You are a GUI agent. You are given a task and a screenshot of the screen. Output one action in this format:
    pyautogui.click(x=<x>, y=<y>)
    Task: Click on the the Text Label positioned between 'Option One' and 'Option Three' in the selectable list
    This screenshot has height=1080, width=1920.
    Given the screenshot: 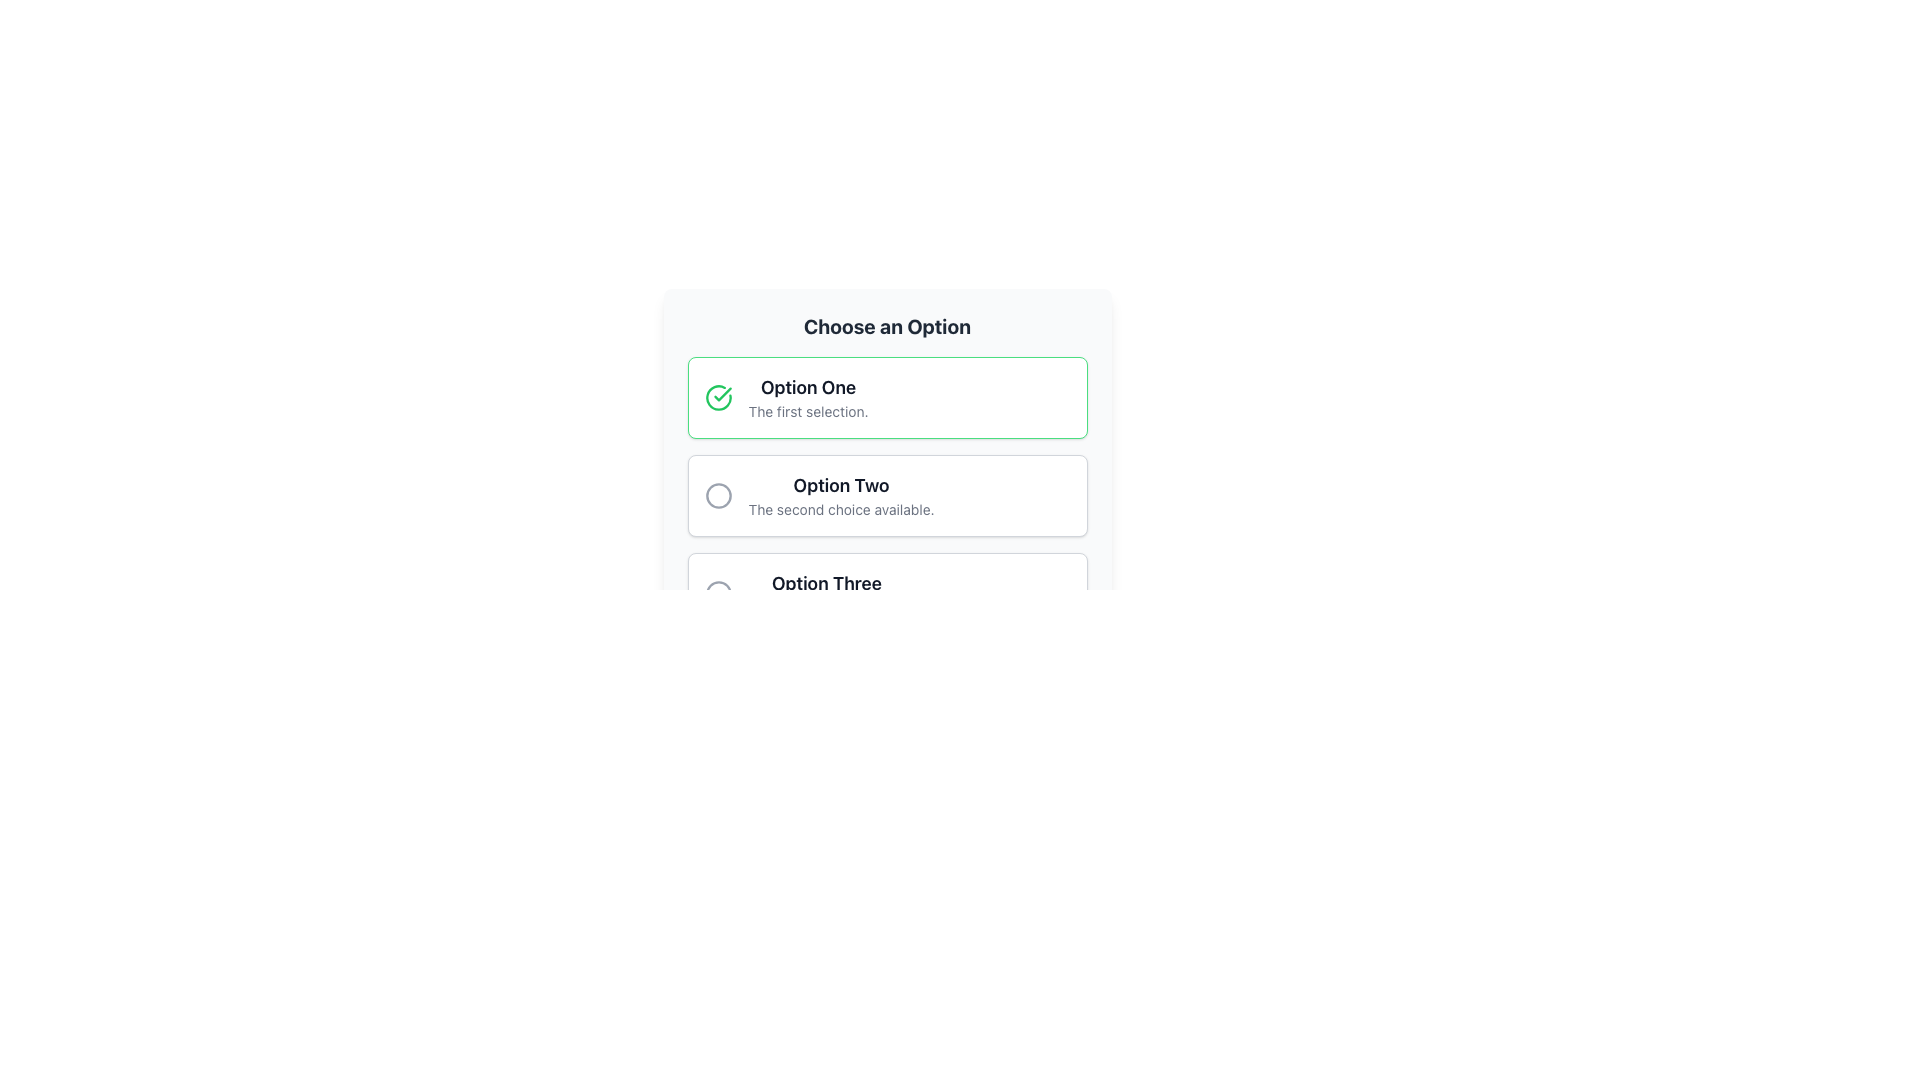 What is the action you would take?
    pyautogui.click(x=841, y=486)
    